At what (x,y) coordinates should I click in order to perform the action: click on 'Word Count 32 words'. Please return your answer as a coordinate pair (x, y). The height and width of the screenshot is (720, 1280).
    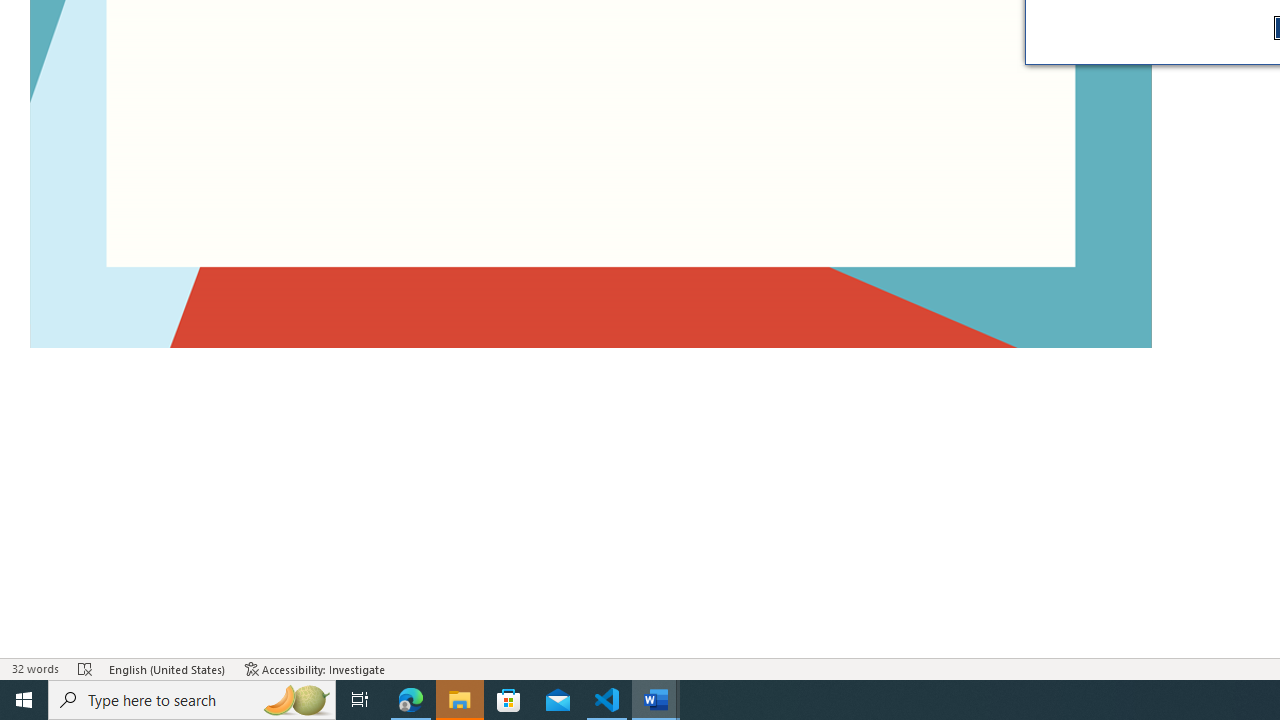
    Looking at the image, I should click on (35, 669).